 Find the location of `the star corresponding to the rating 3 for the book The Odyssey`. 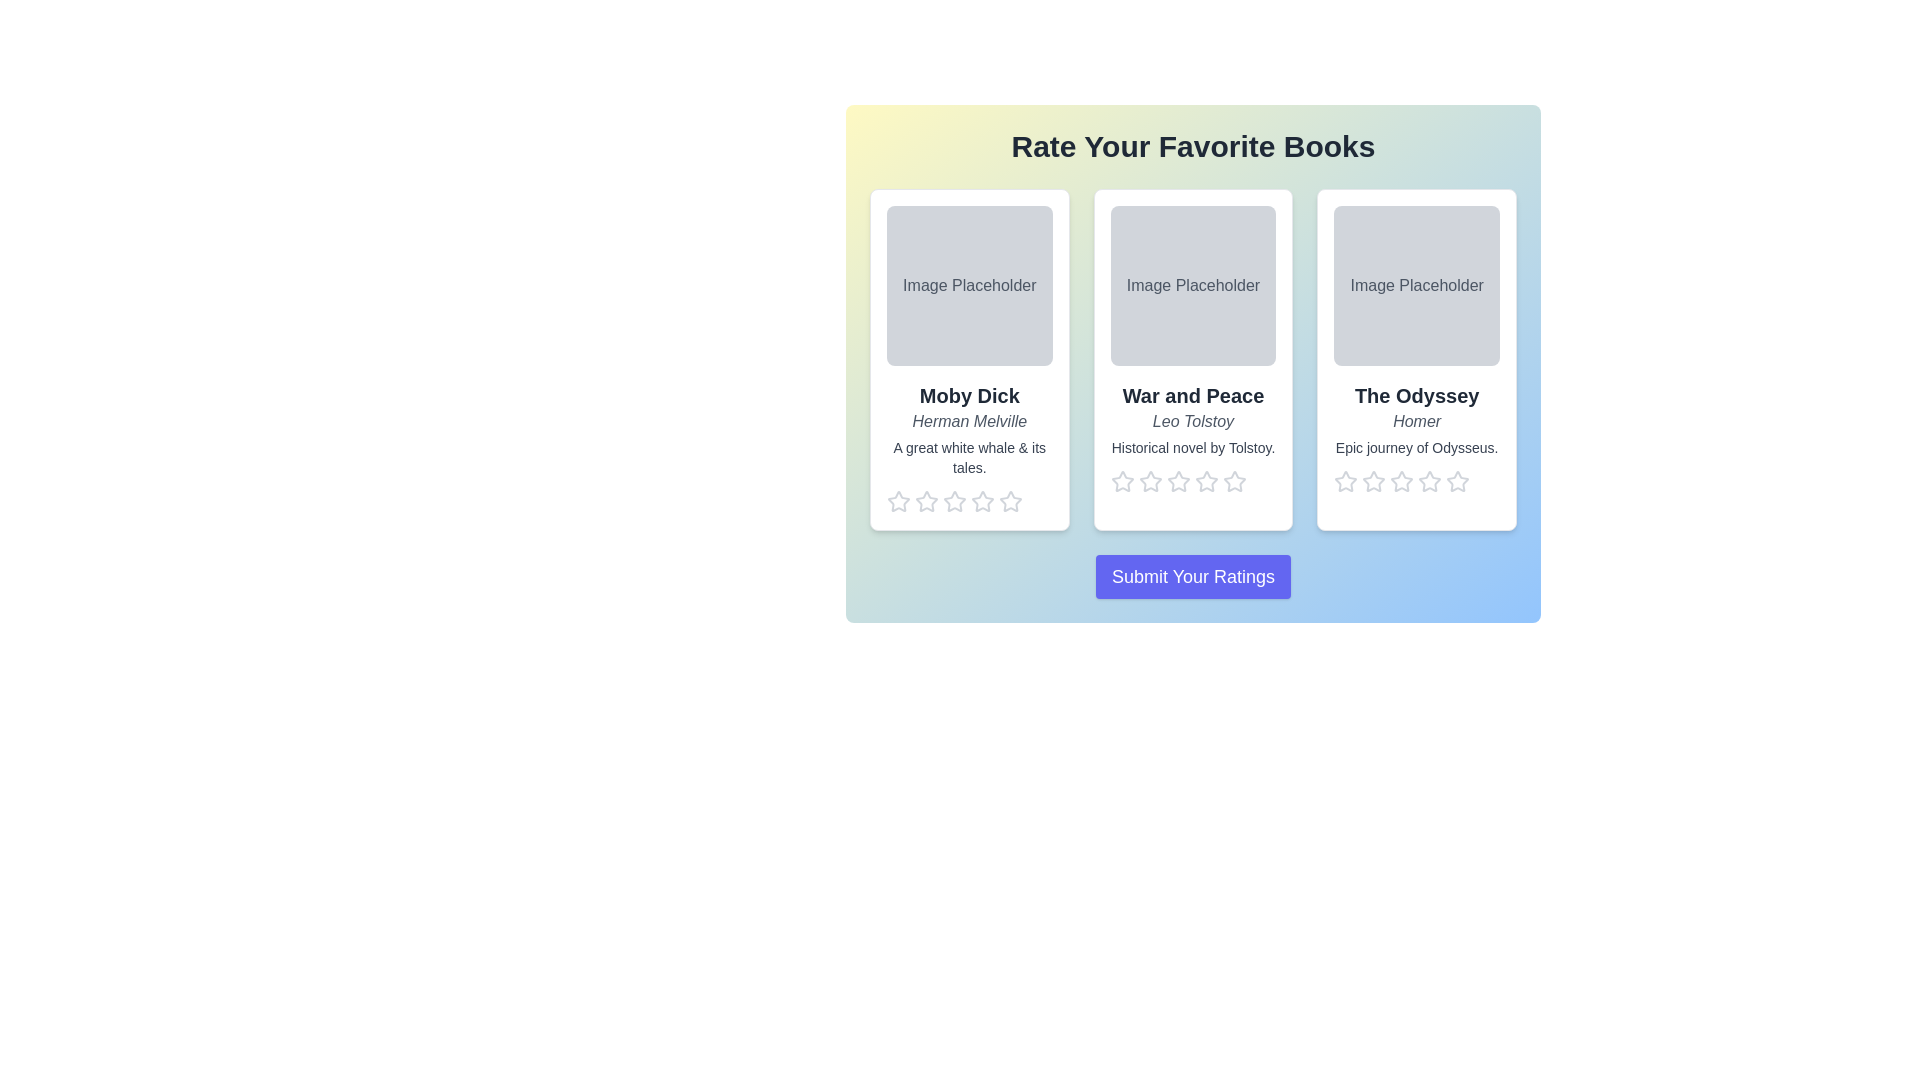

the star corresponding to the rating 3 for the book The Odyssey is located at coordinates (1400, 482).